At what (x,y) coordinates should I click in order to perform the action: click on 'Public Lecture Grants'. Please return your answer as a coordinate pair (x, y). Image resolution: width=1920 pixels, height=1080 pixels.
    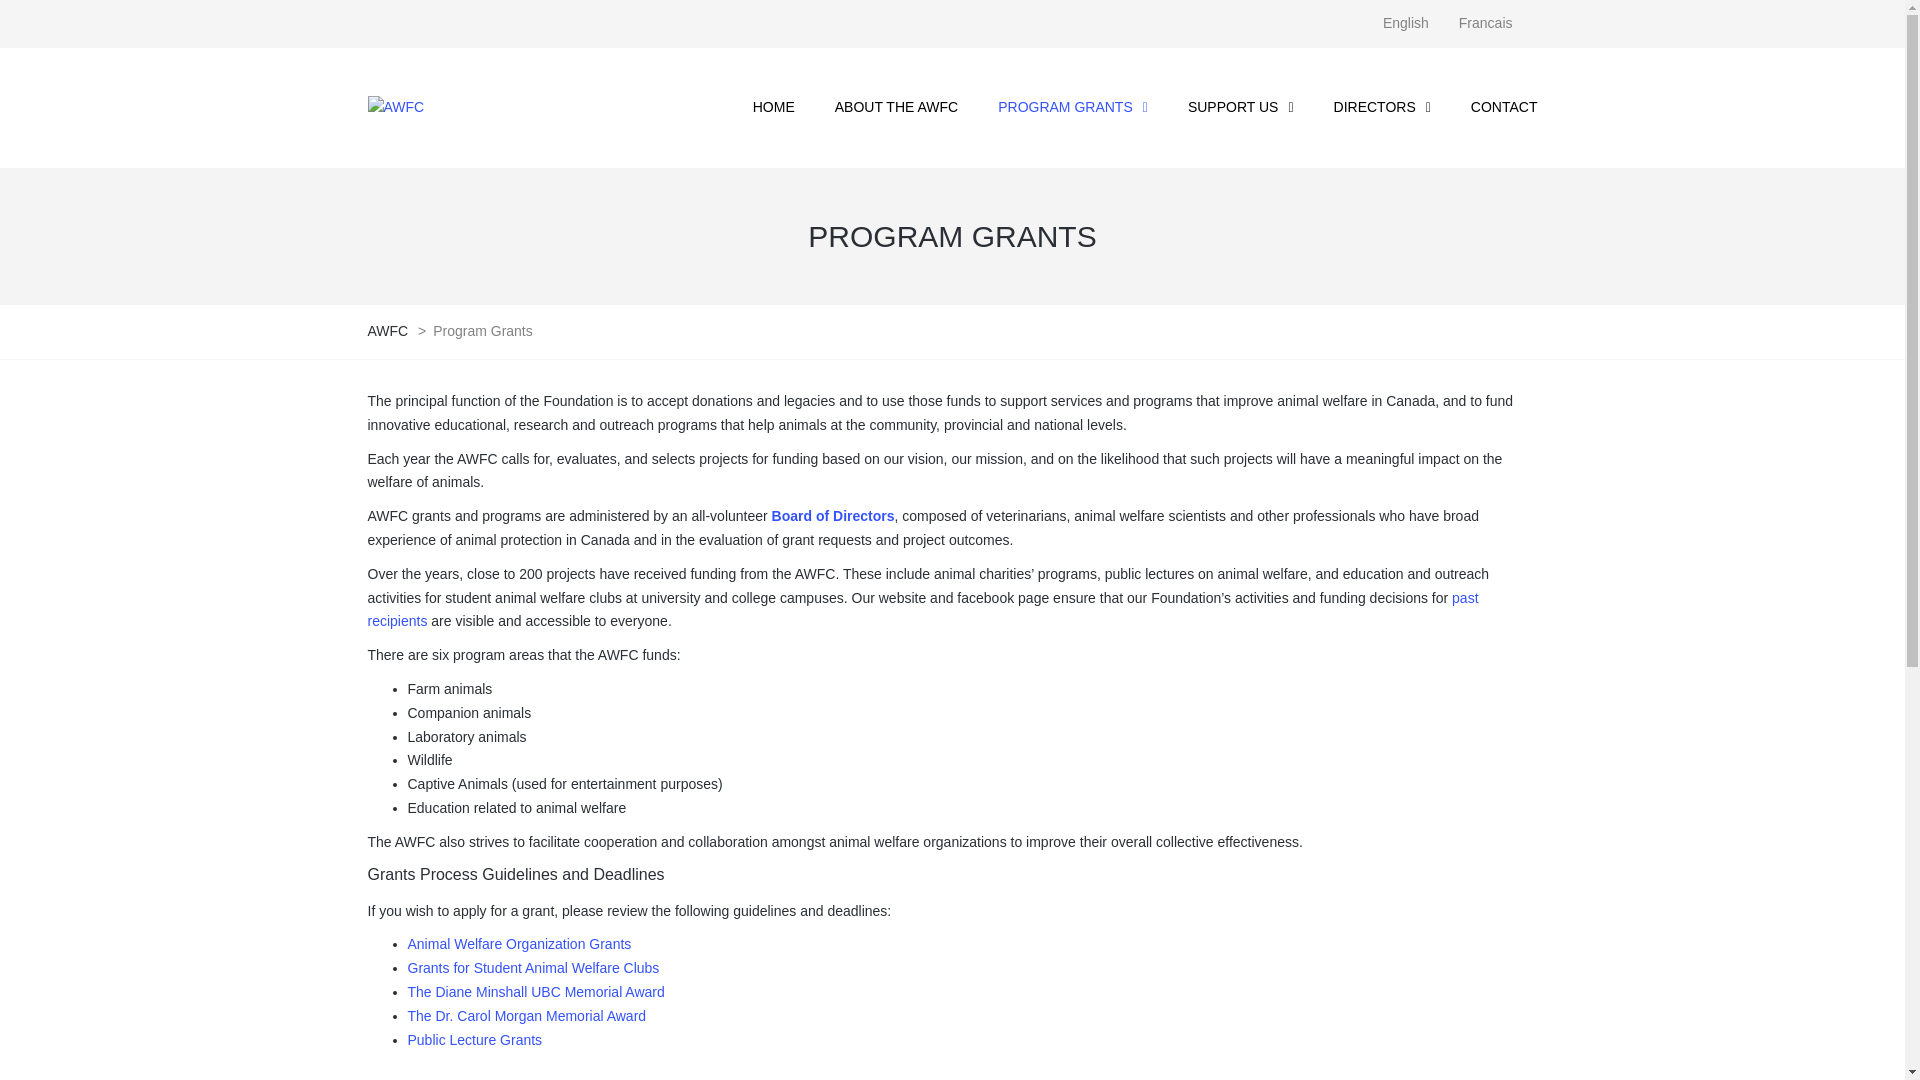
    Looking at the image, I should click on (407, 1039).